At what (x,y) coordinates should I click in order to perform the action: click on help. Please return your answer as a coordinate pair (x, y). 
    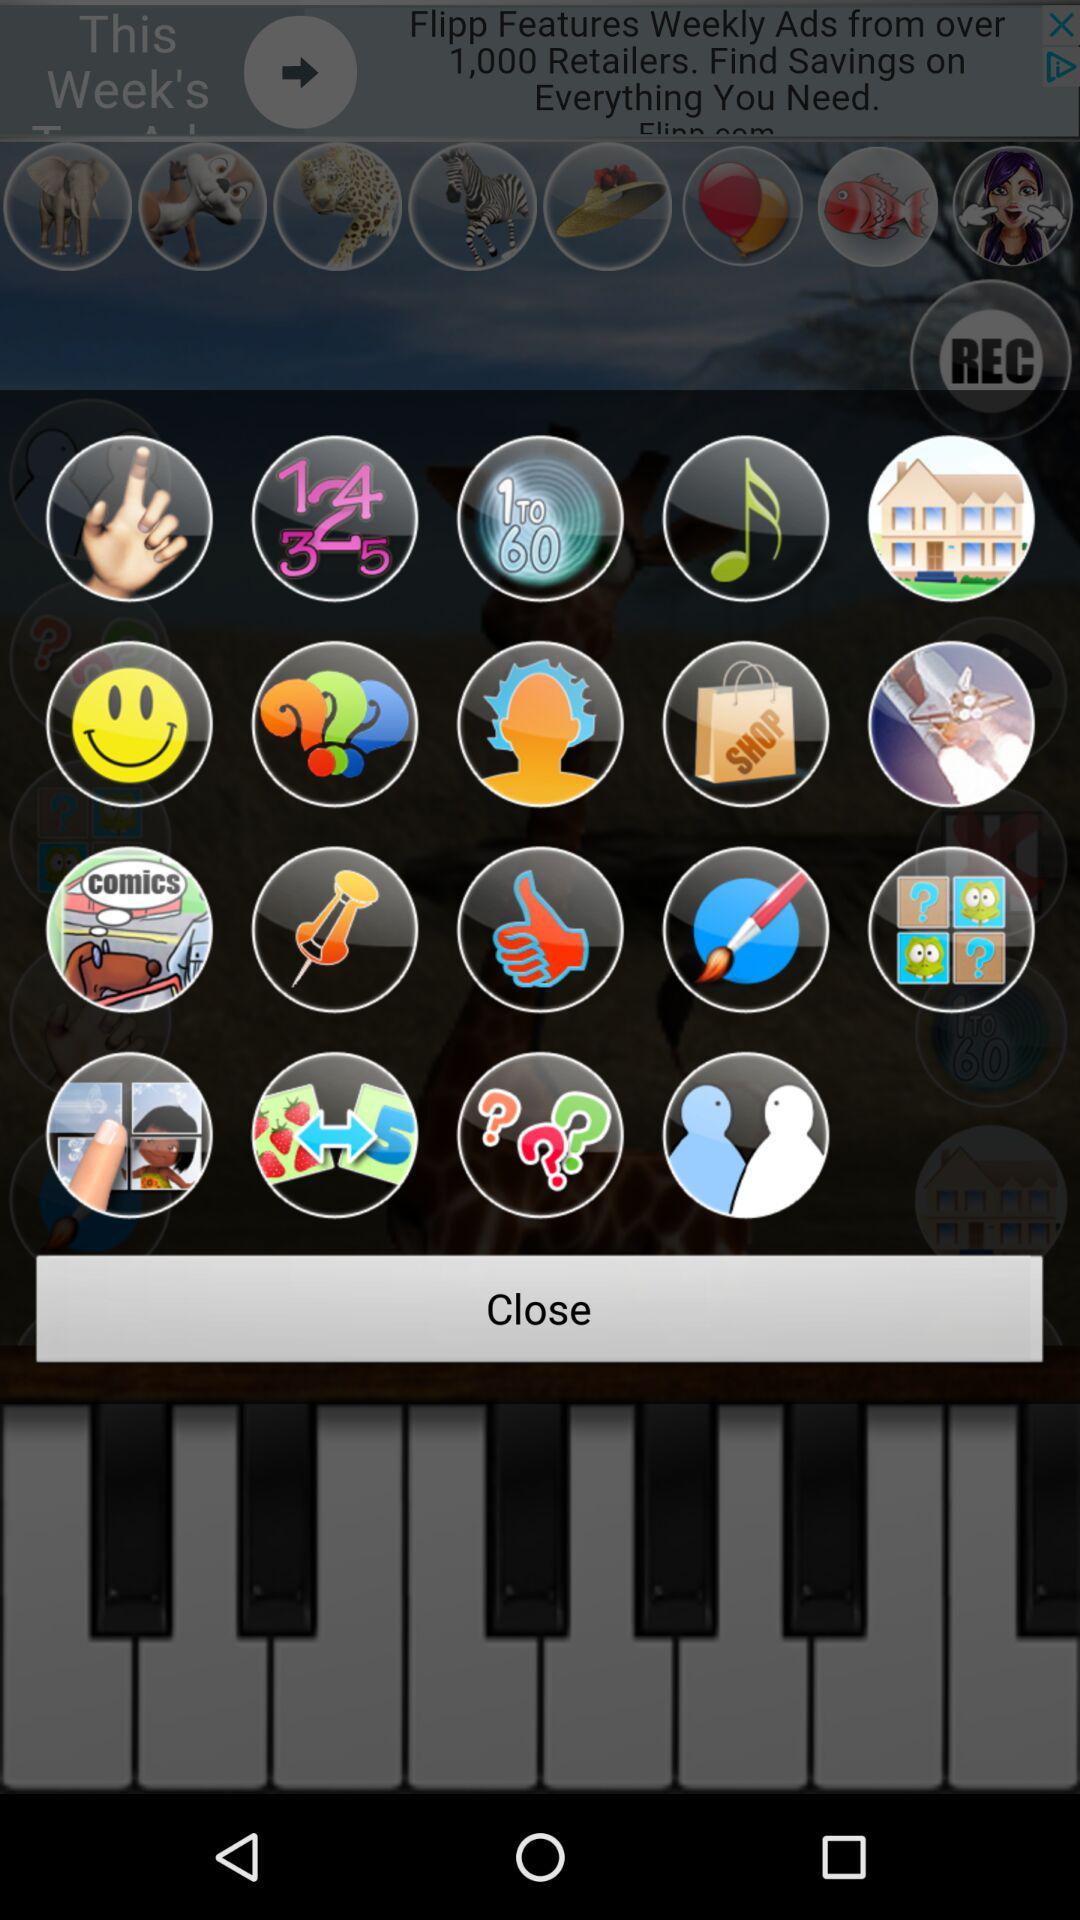
    Looking at the image, I should click on (540, 1135).